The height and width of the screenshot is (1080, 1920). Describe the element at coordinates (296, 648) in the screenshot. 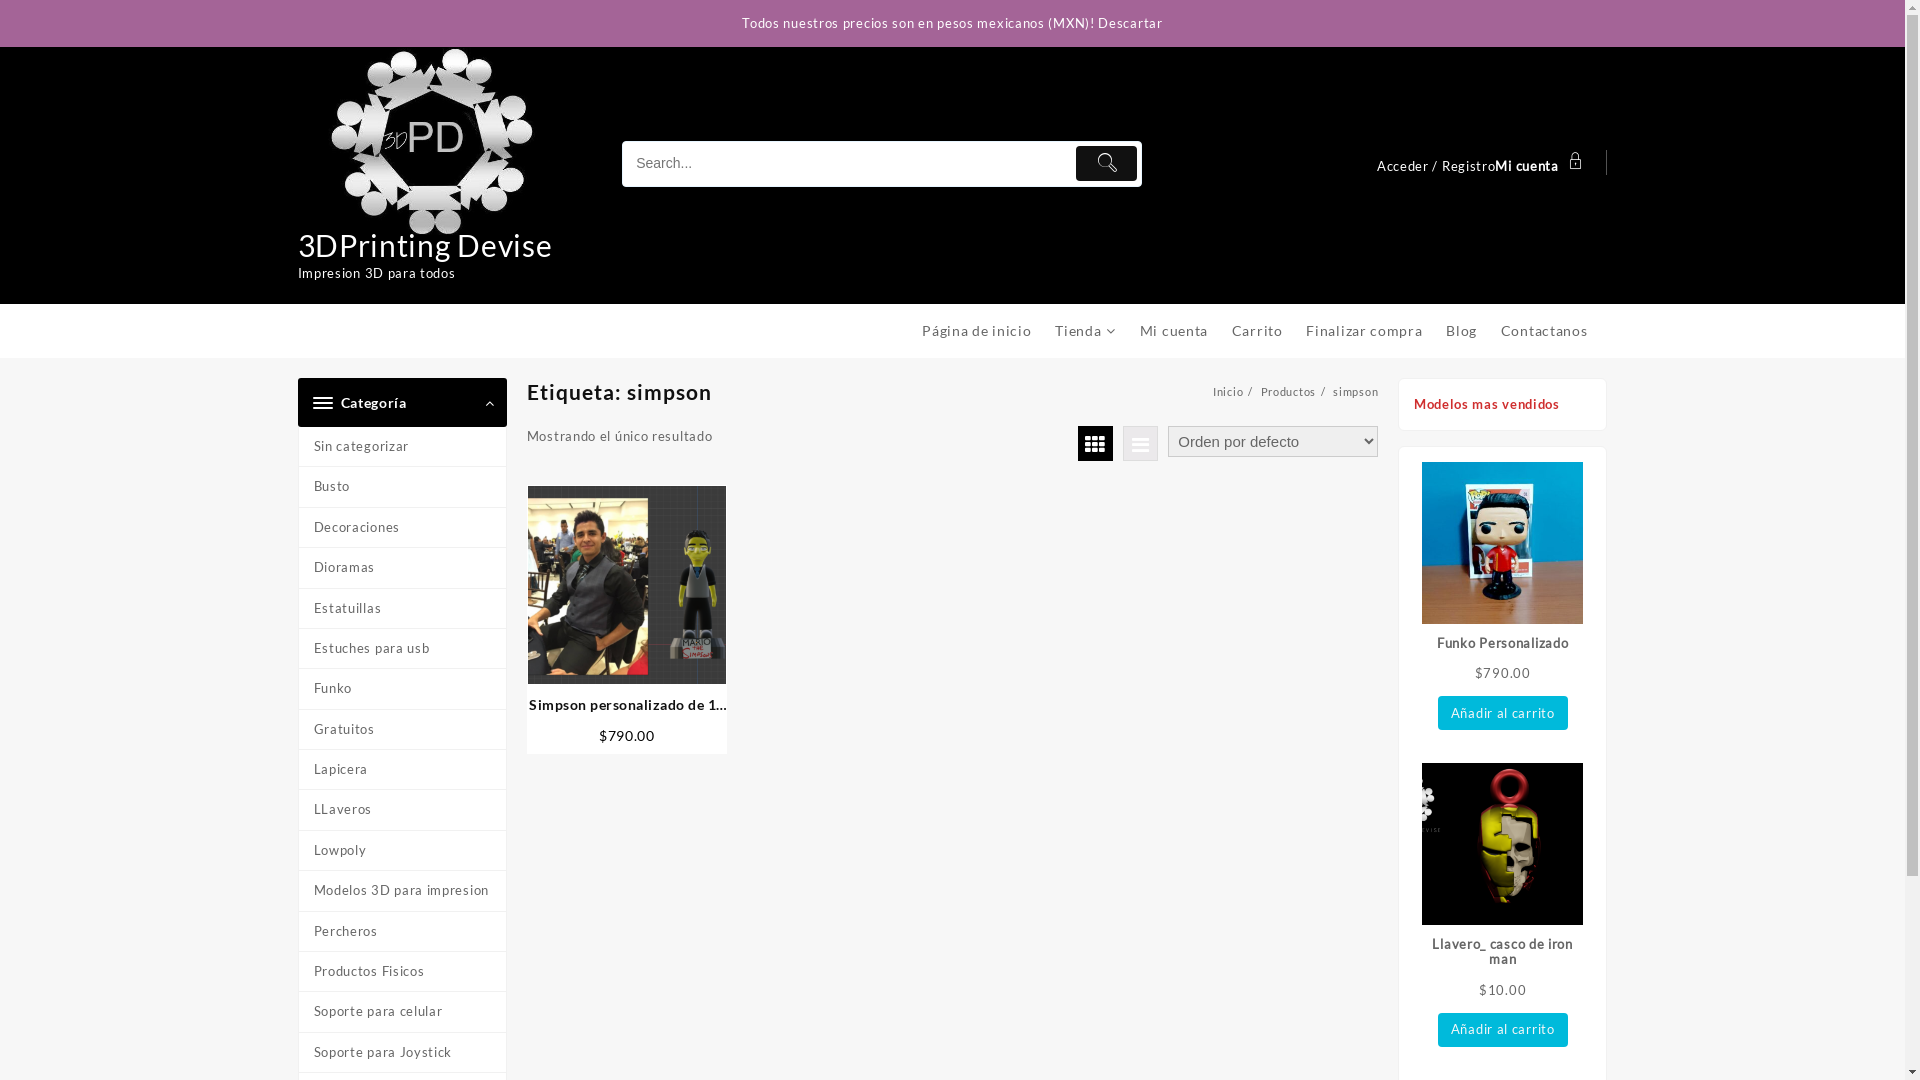

I see `'Estuches para usb'` at that location.